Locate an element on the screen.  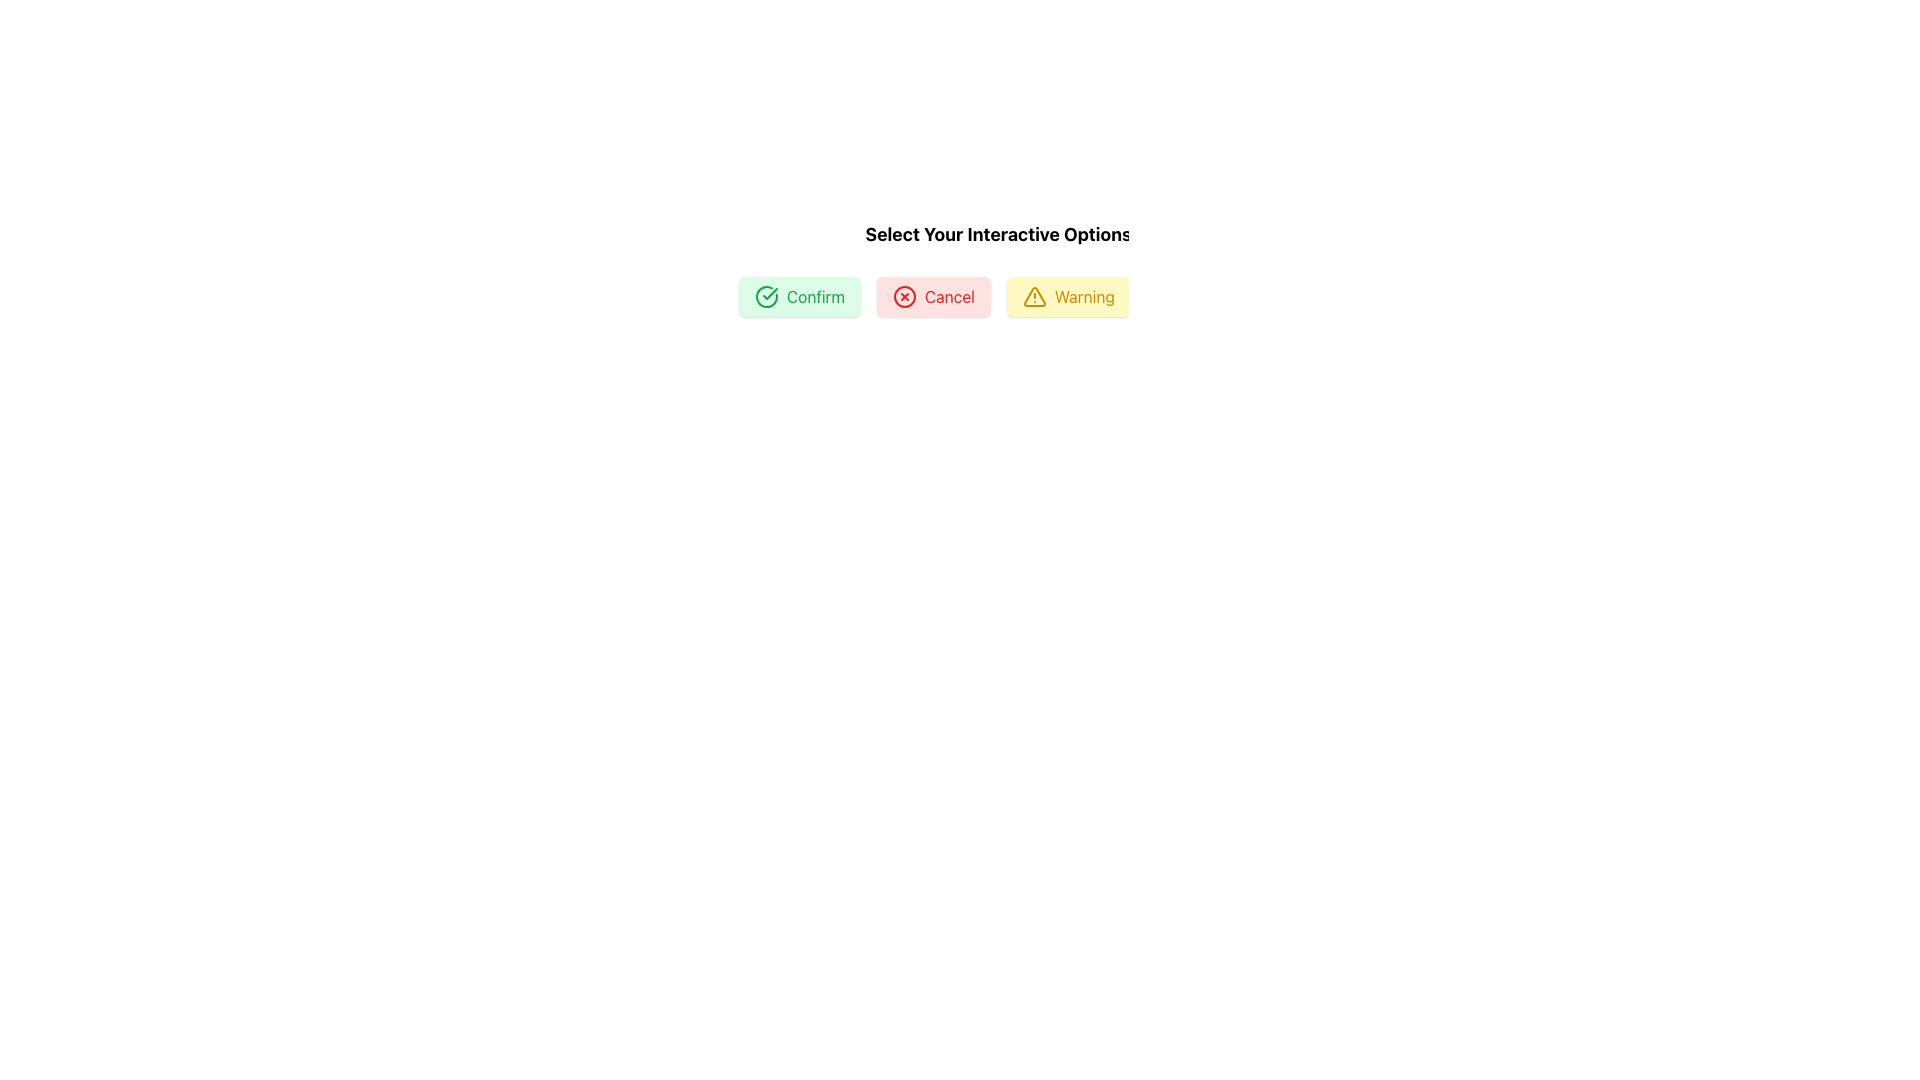
the pointer across the button group located below the title text 'Select Your Interactive Options:', which consists of four interactive buttons is located at coordinates (920, 268).